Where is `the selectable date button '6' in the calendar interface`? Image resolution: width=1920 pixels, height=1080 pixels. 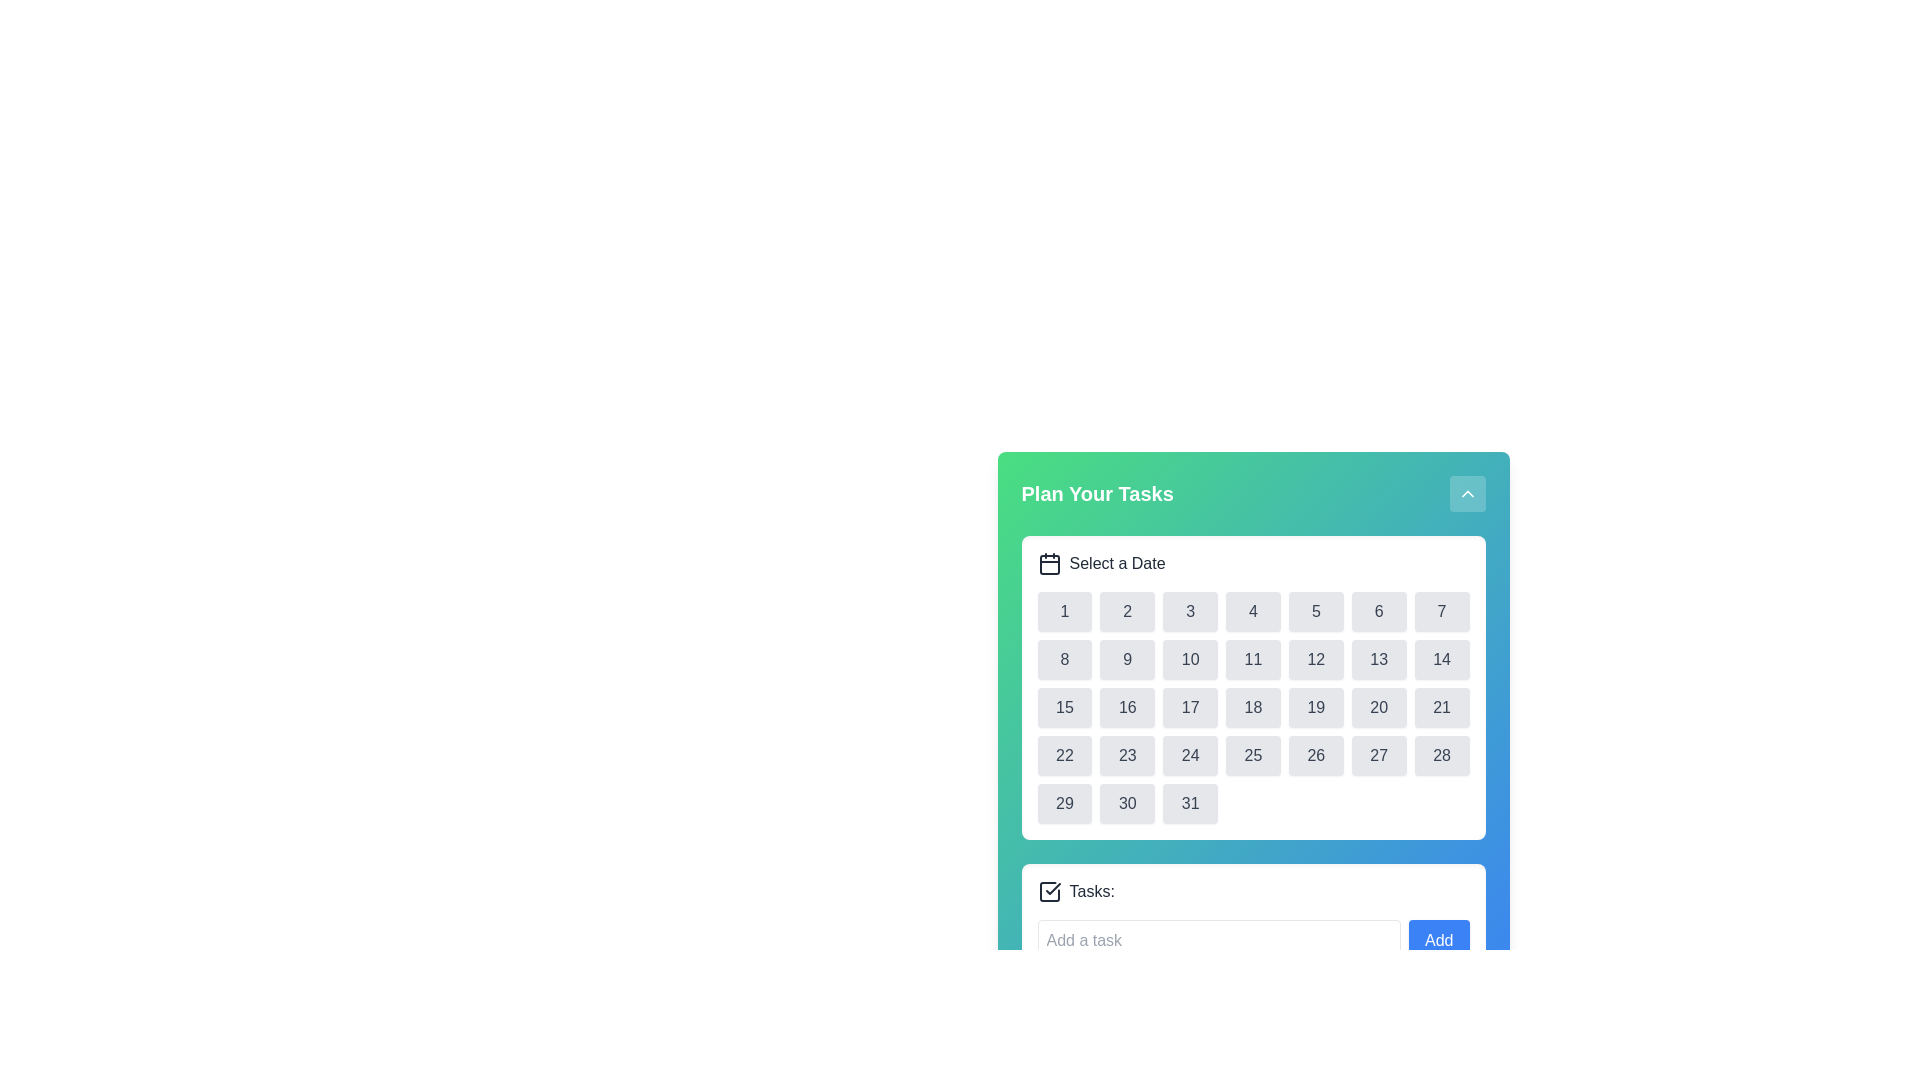
the selectable date button '6' in the calendar interface is located at coordinates (1378, 611).